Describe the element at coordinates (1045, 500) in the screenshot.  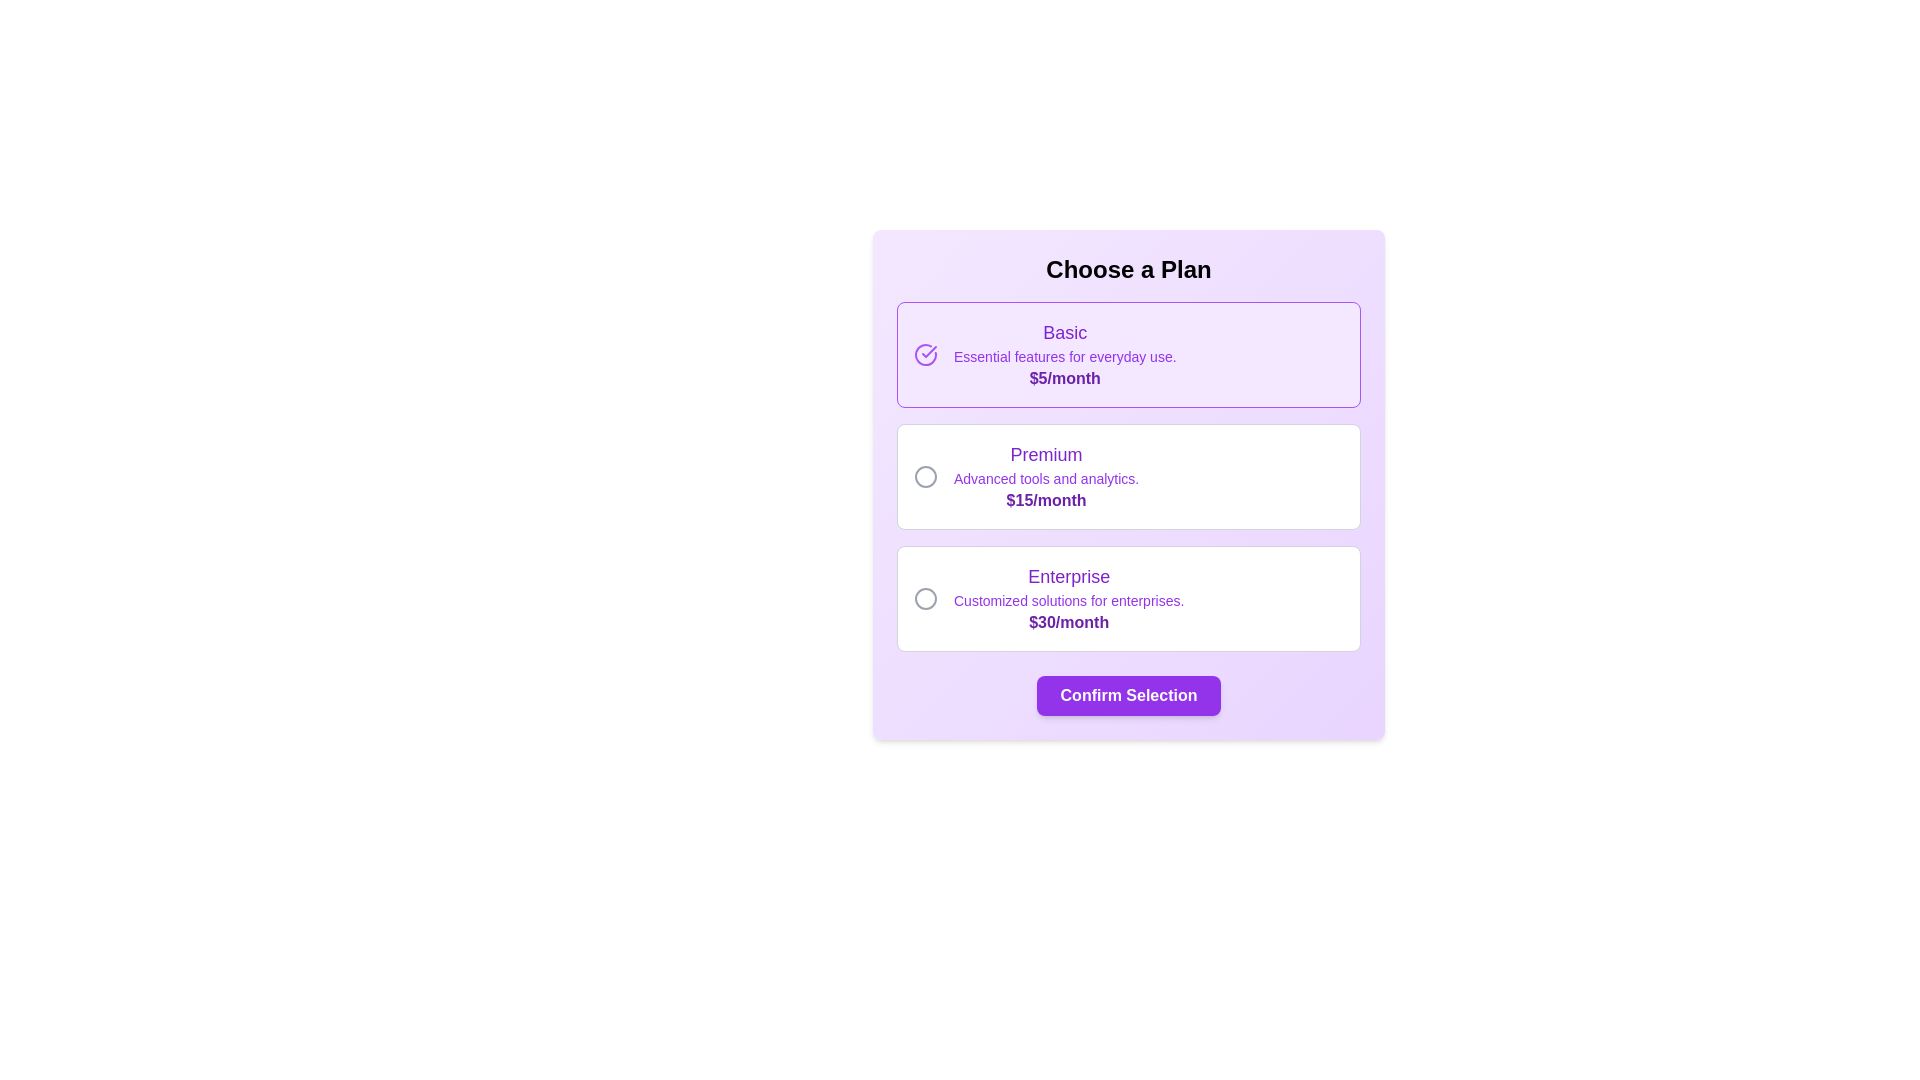
I see `text displayed in the Text Label that shows the cost of the 'Premium' subscription plan, located below 'Advanced tools and analytics.' and above the 'Premium' radio button` at that location.